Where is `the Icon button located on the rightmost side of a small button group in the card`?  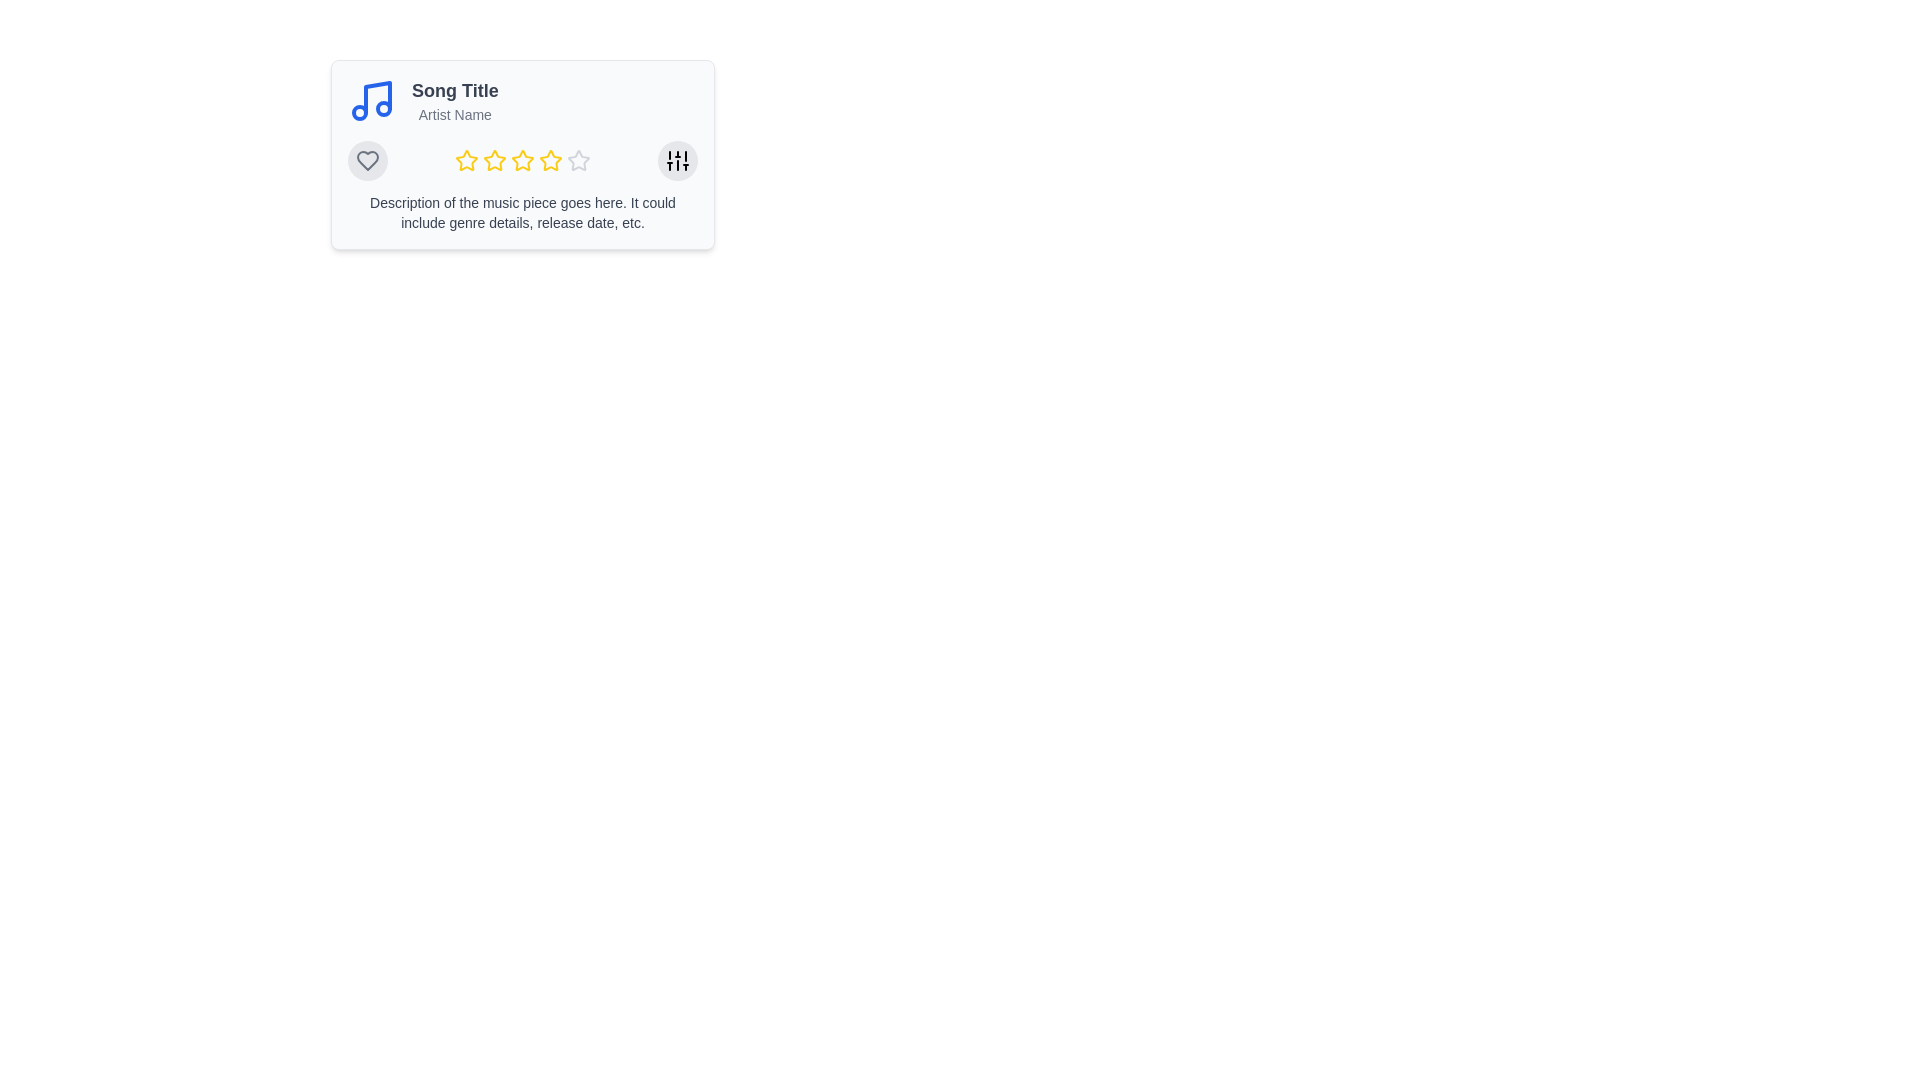
the Icon button located on the rightmost side of a small button group in the card is located at coordinates (677, 160).